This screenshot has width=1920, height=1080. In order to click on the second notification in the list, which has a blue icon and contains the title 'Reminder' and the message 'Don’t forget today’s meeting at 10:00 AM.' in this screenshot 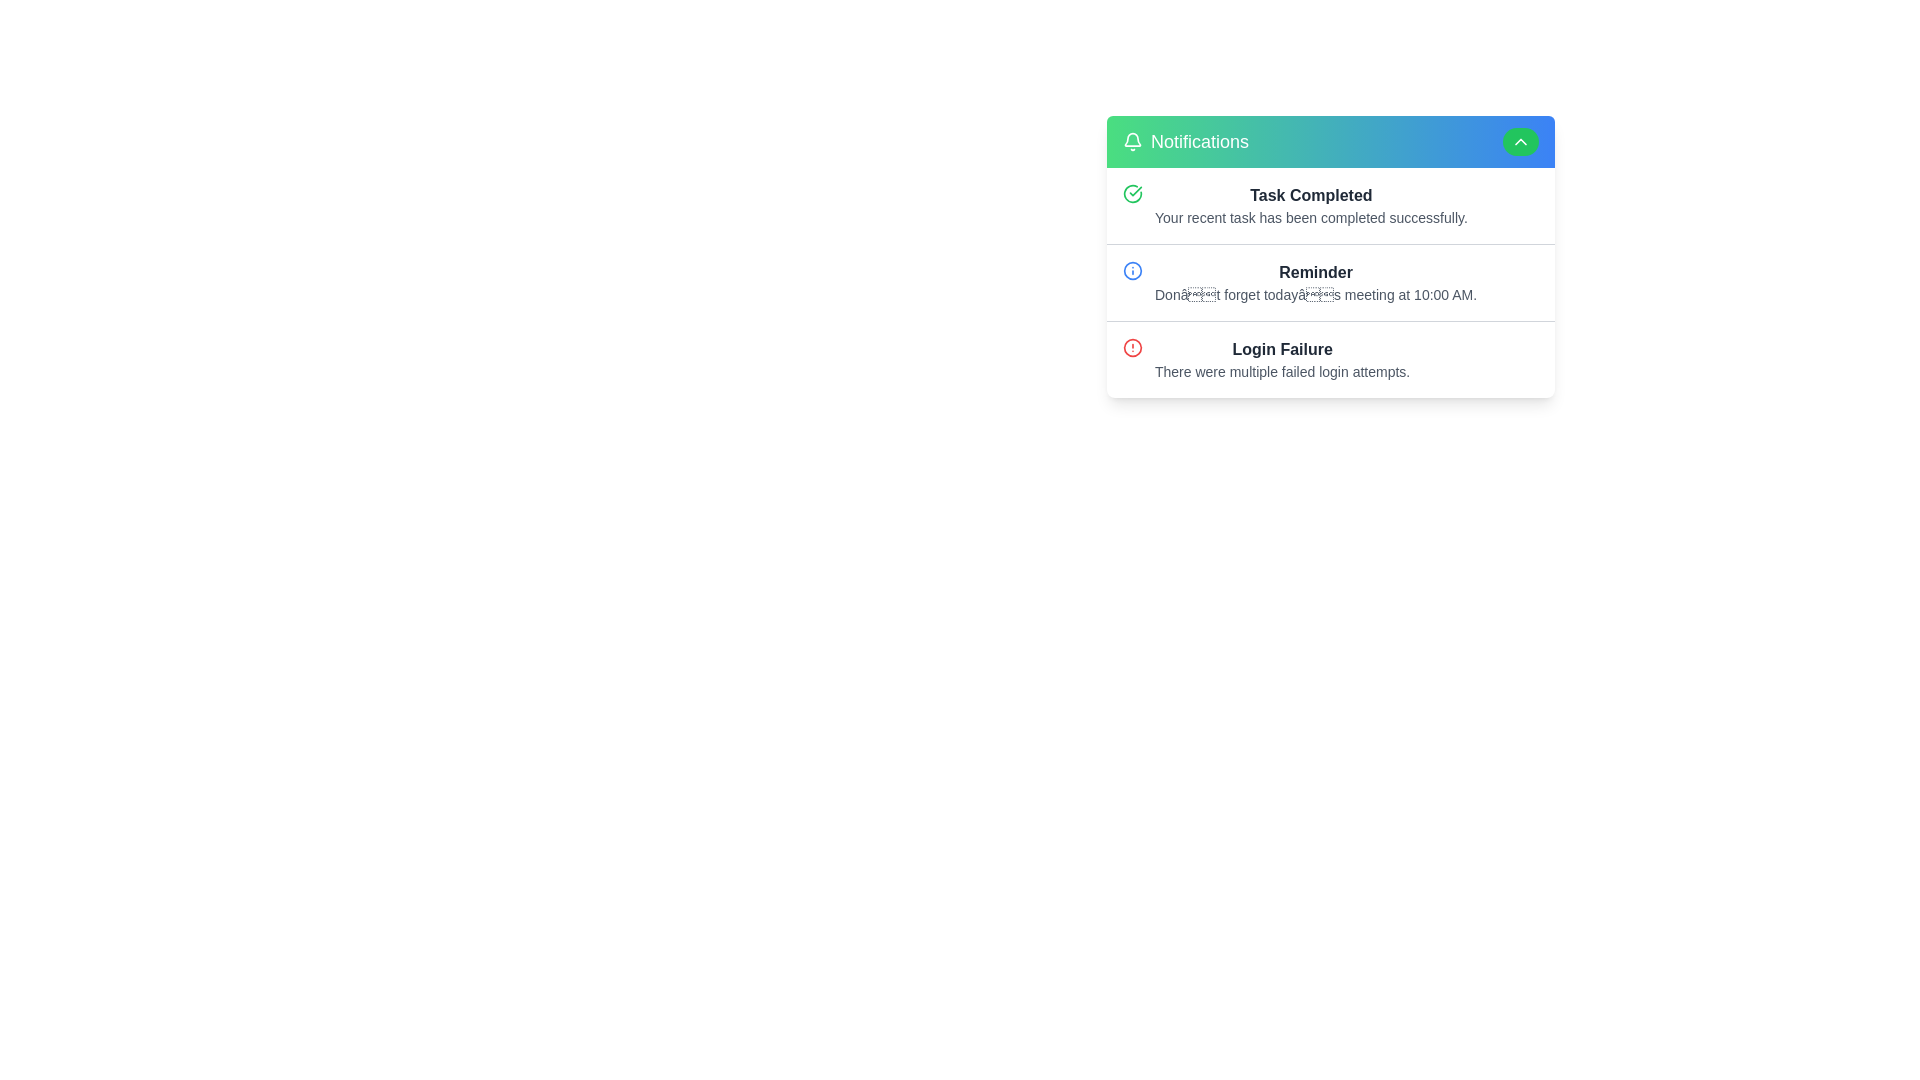, I will do `click(1330, 282)`.